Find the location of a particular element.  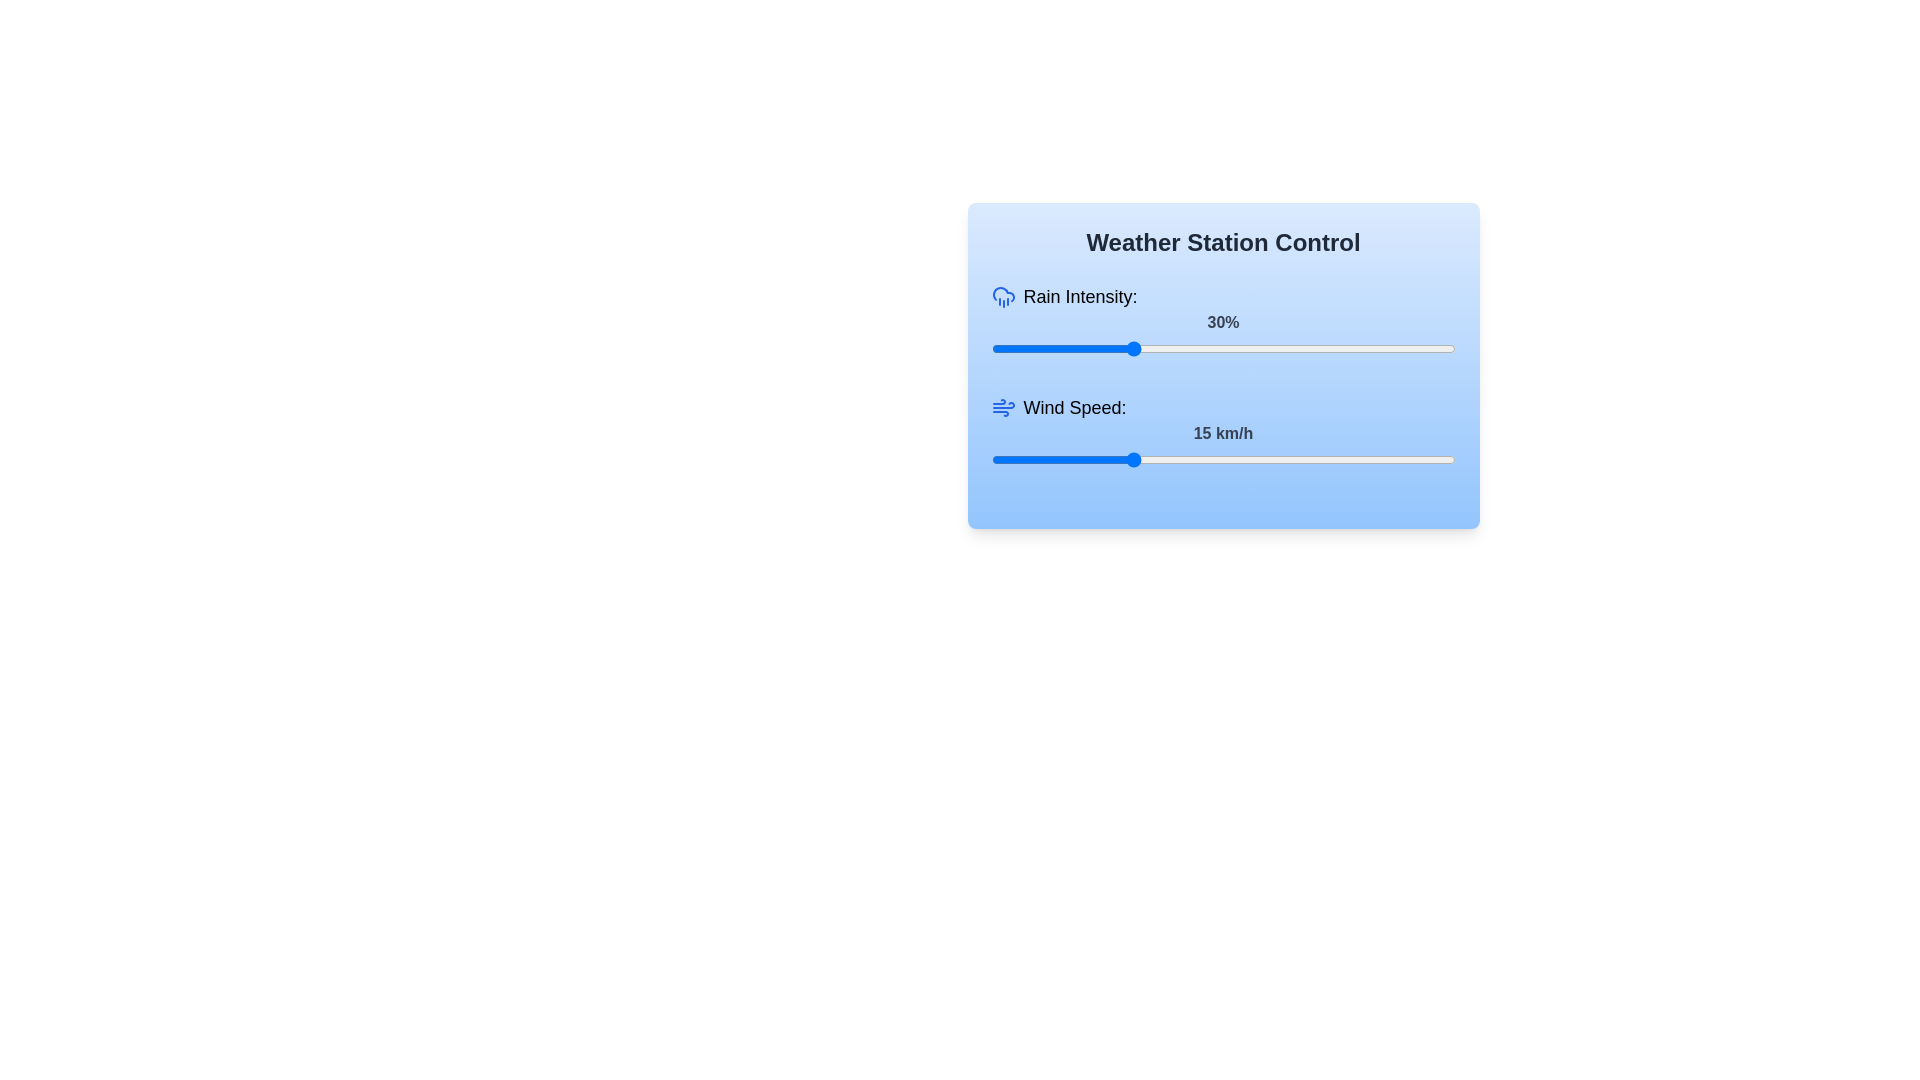

the rain intensity slider to 99% is located at coordinates (1450, 347).